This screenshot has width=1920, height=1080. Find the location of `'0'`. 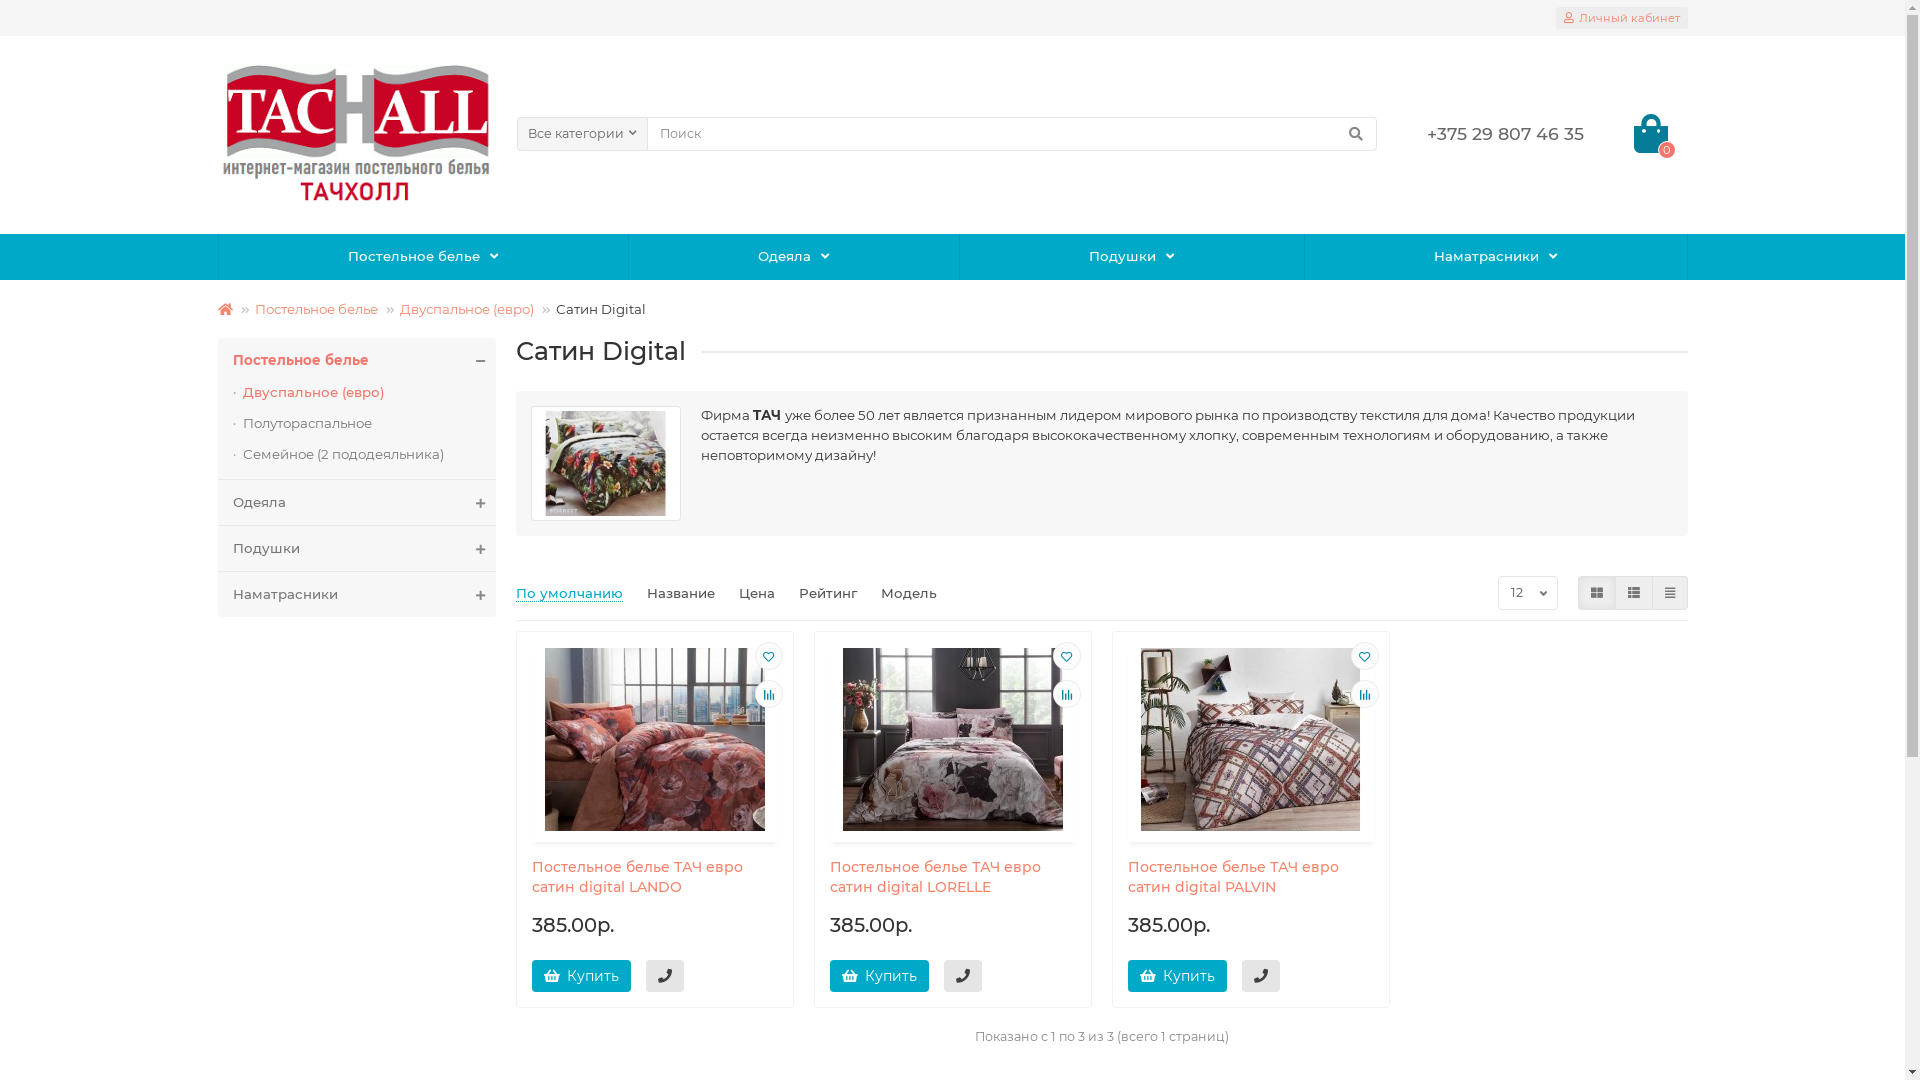

'0' is located at coordinates (1651, 133).